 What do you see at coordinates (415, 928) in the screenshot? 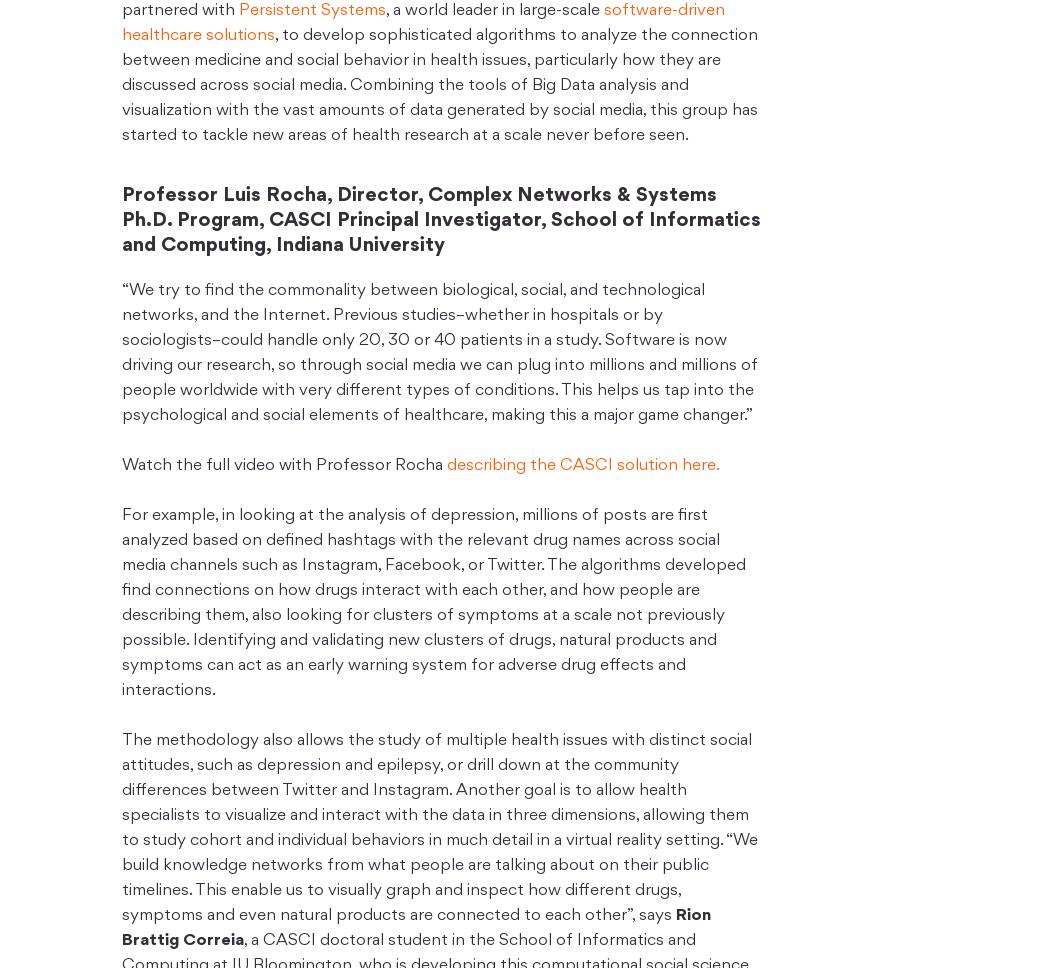
I see `'Rion Brattig Correia'` at bounding box center [415, 928].